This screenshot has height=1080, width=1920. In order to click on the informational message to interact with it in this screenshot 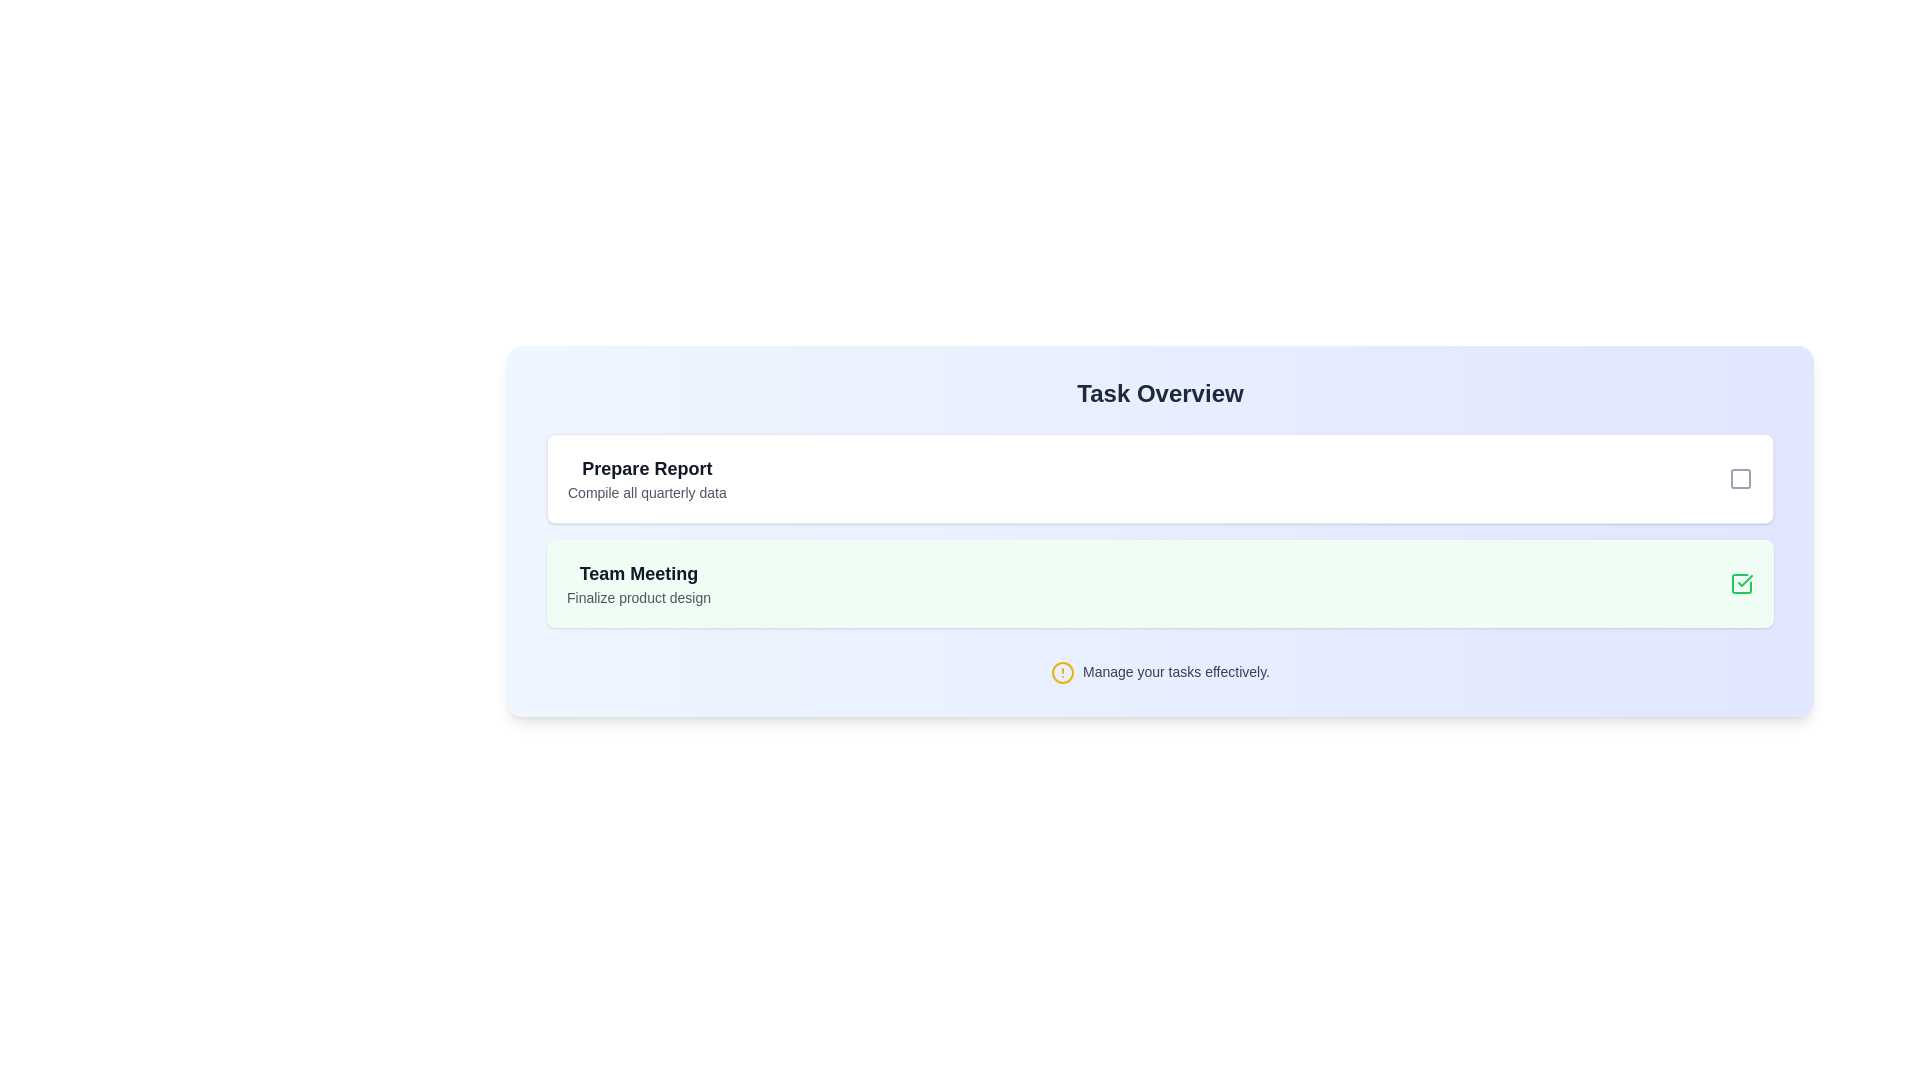, I will do `click(1160, 672)`.